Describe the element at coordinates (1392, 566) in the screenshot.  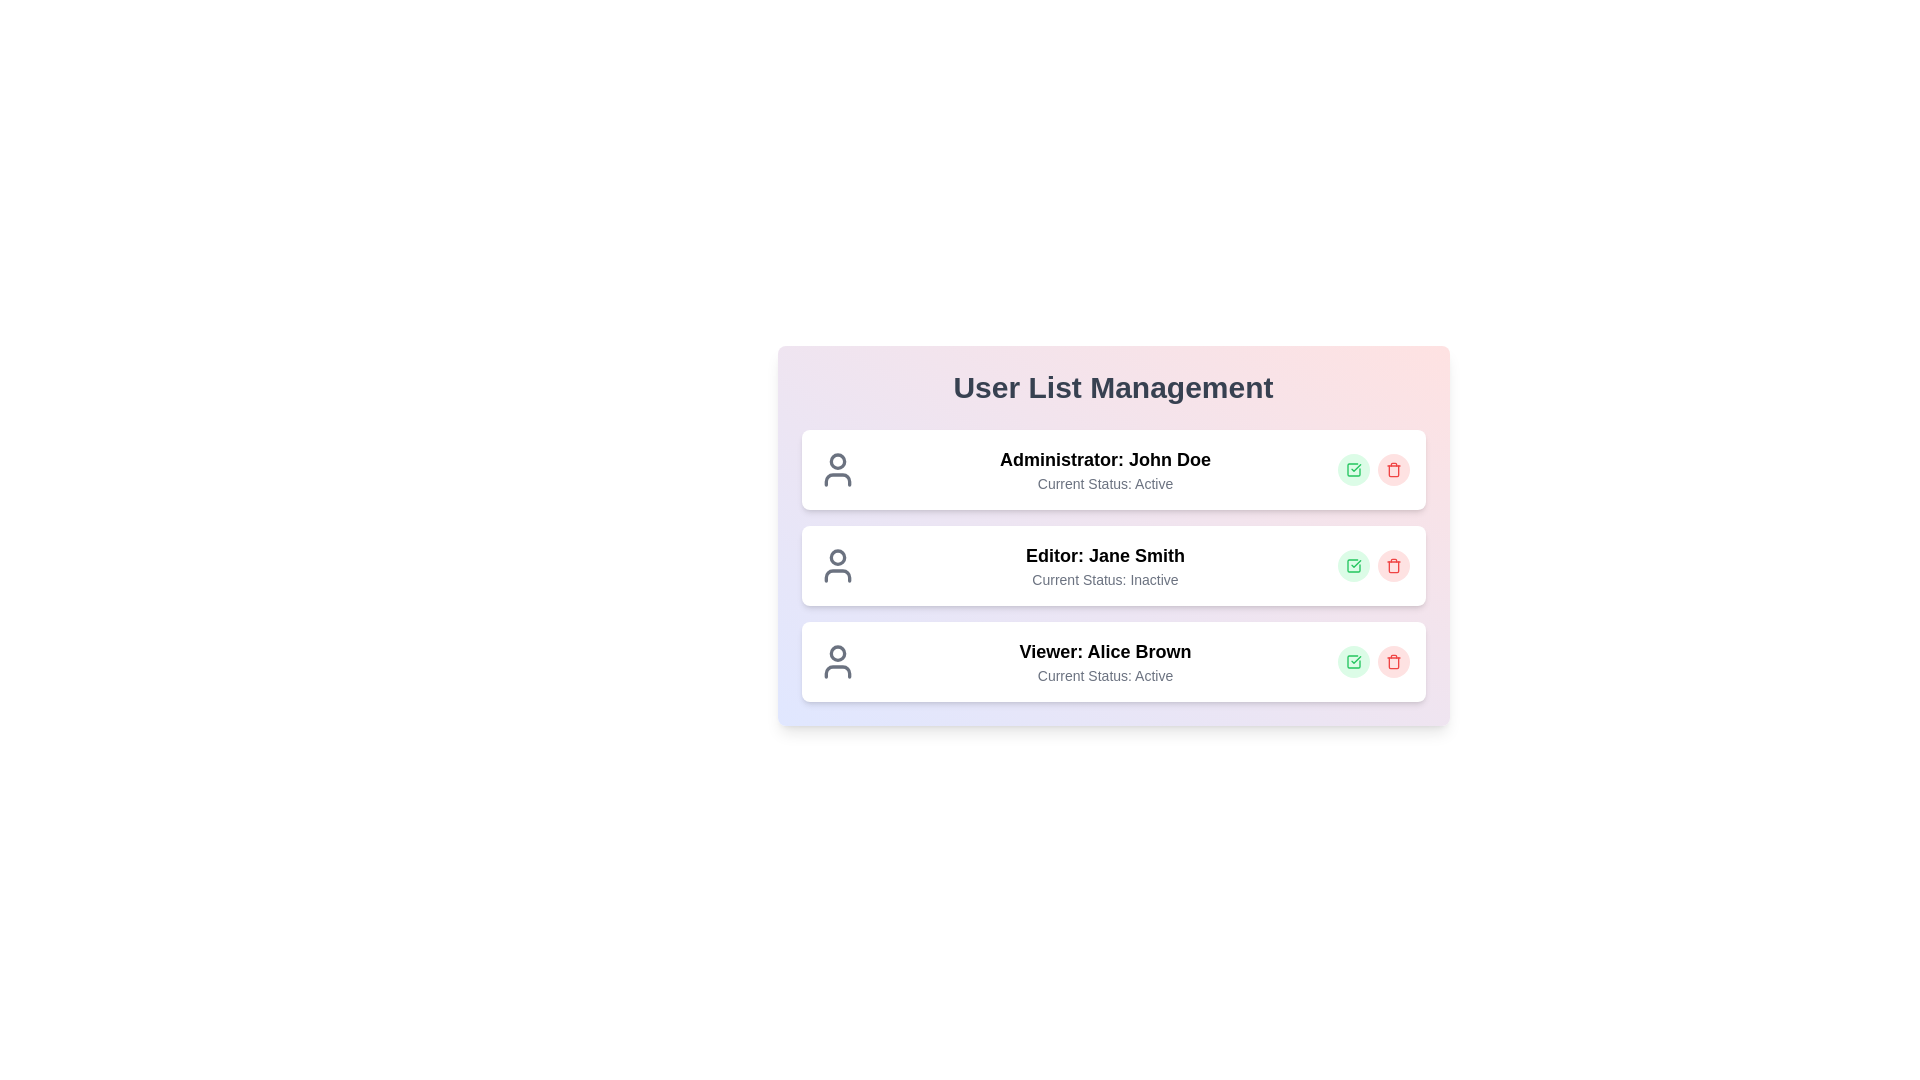
I see `the red trash can icon located in the second item row of the list, adjacent to the green circular checkmark icon` at that location.